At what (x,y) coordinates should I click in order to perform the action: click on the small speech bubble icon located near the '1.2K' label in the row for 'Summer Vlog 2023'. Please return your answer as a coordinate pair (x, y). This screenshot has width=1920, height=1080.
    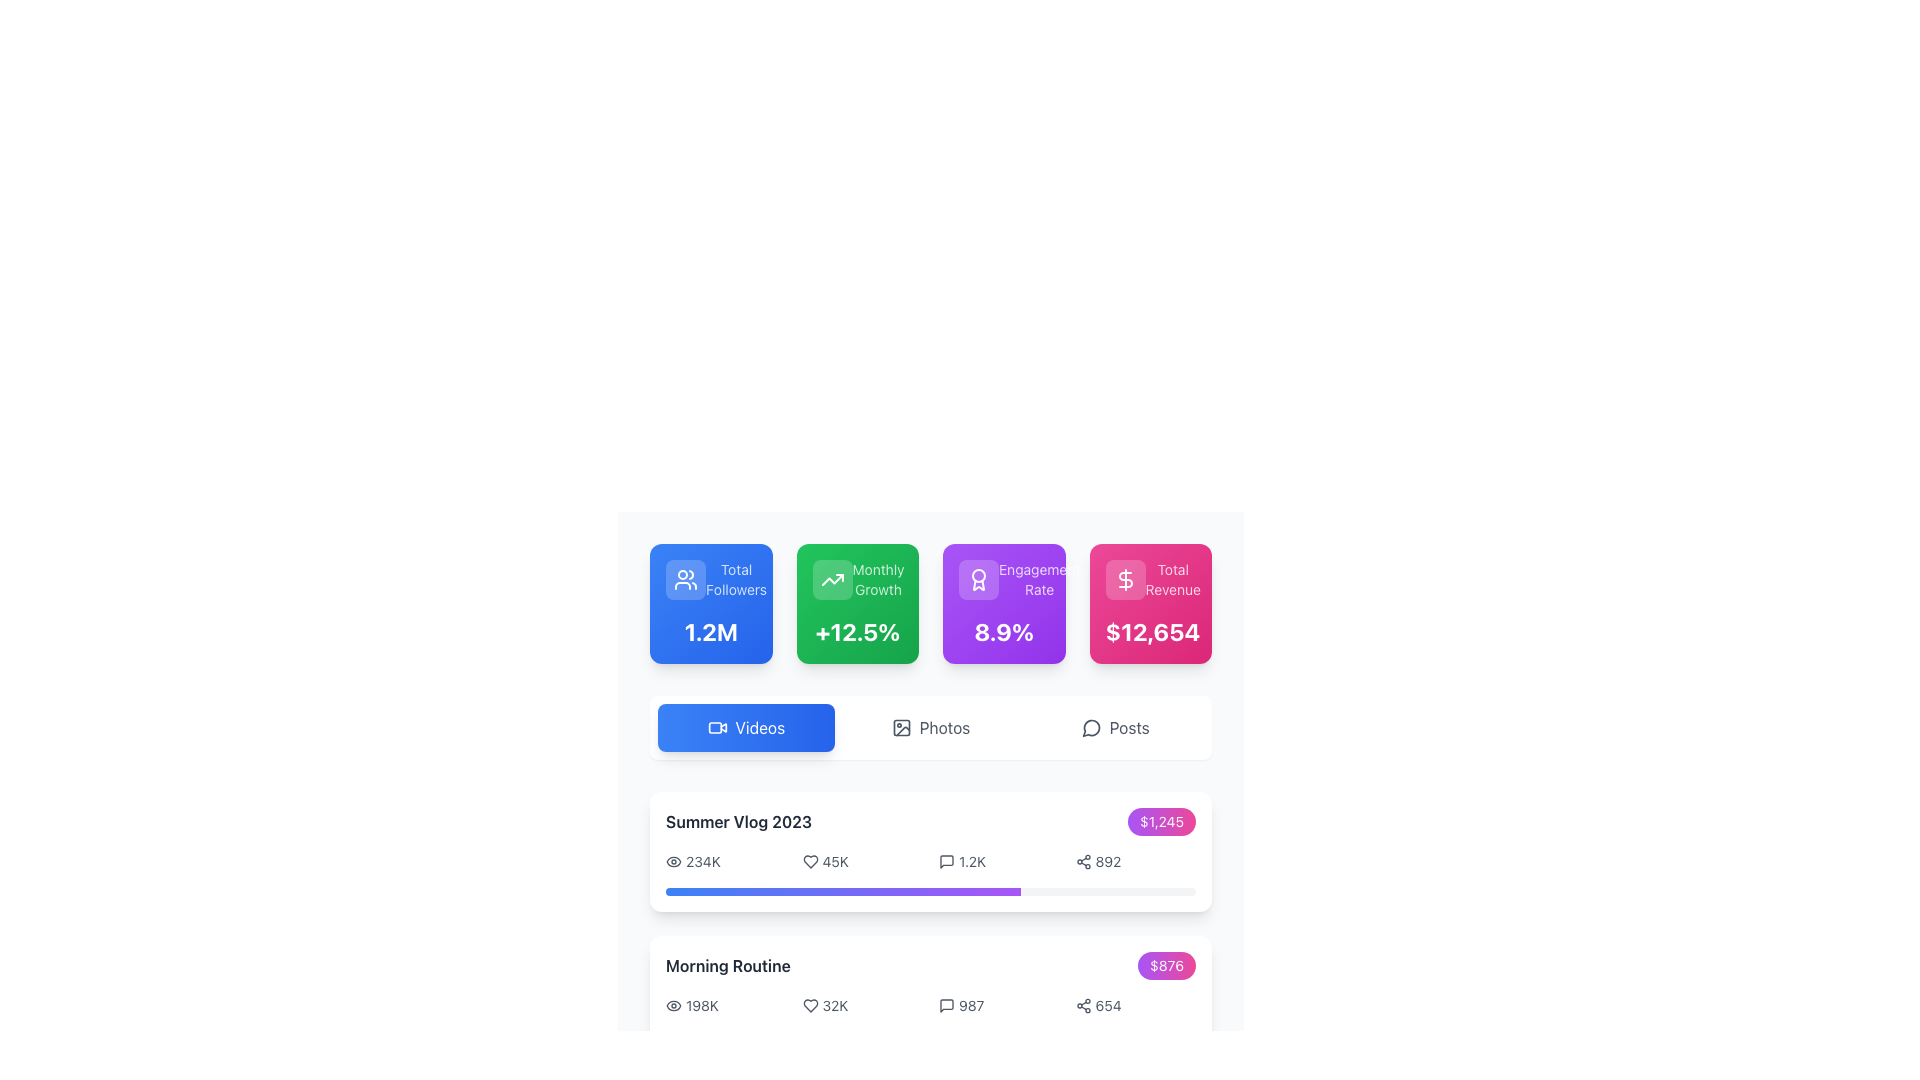
    Looking at the image, I should click on (945, 860).